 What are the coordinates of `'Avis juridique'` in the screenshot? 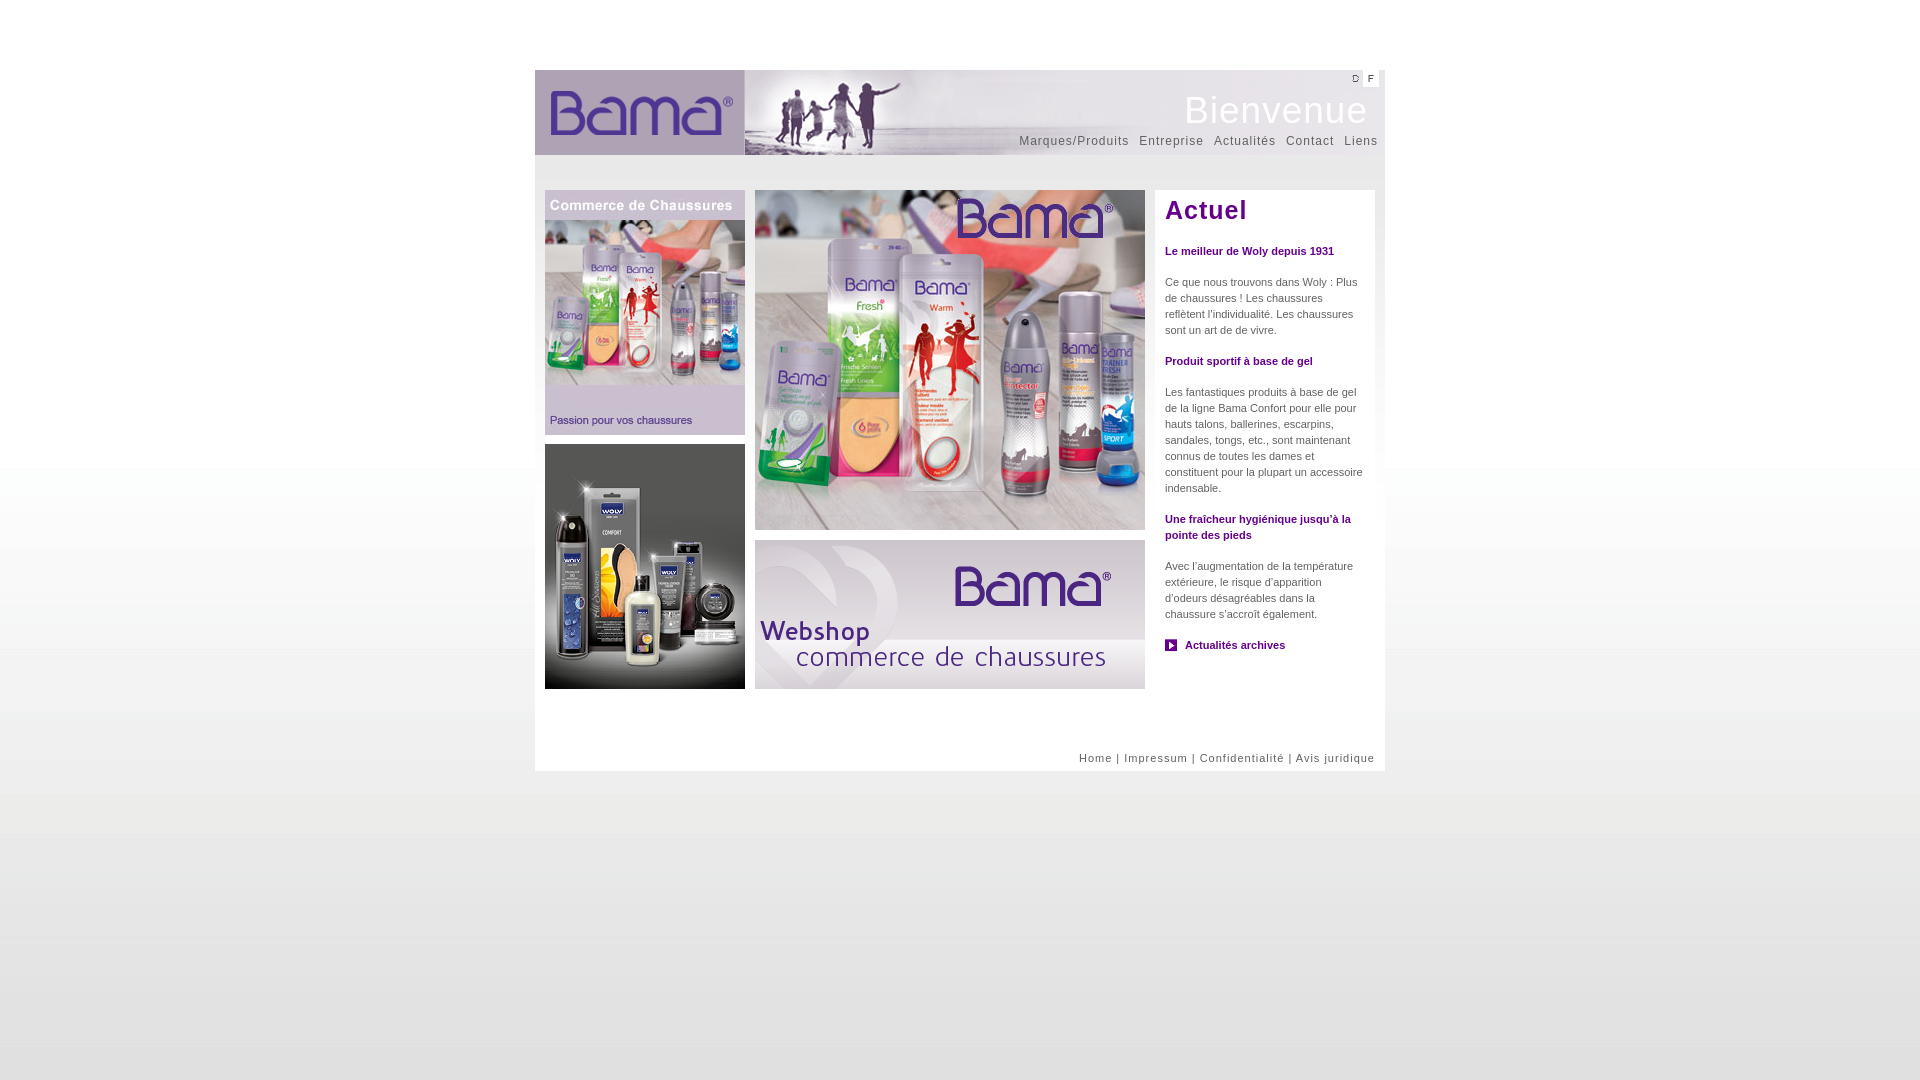 It's located at (1335, 758).